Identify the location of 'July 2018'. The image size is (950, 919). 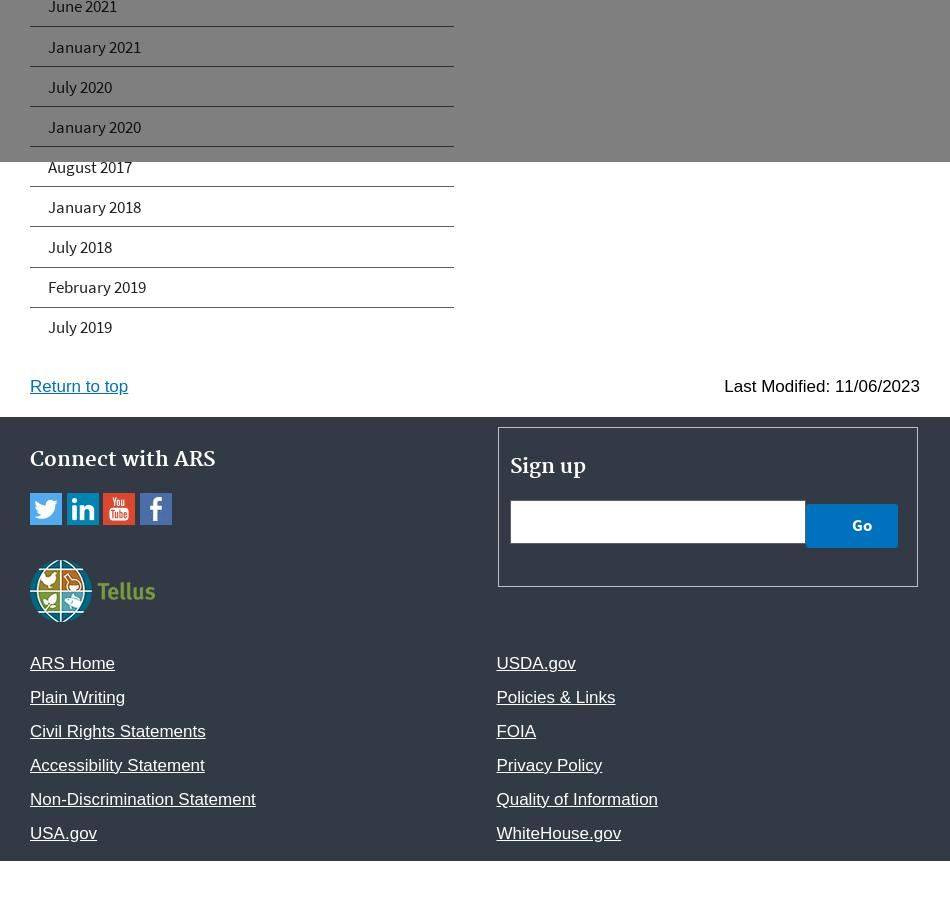
(79, 246).